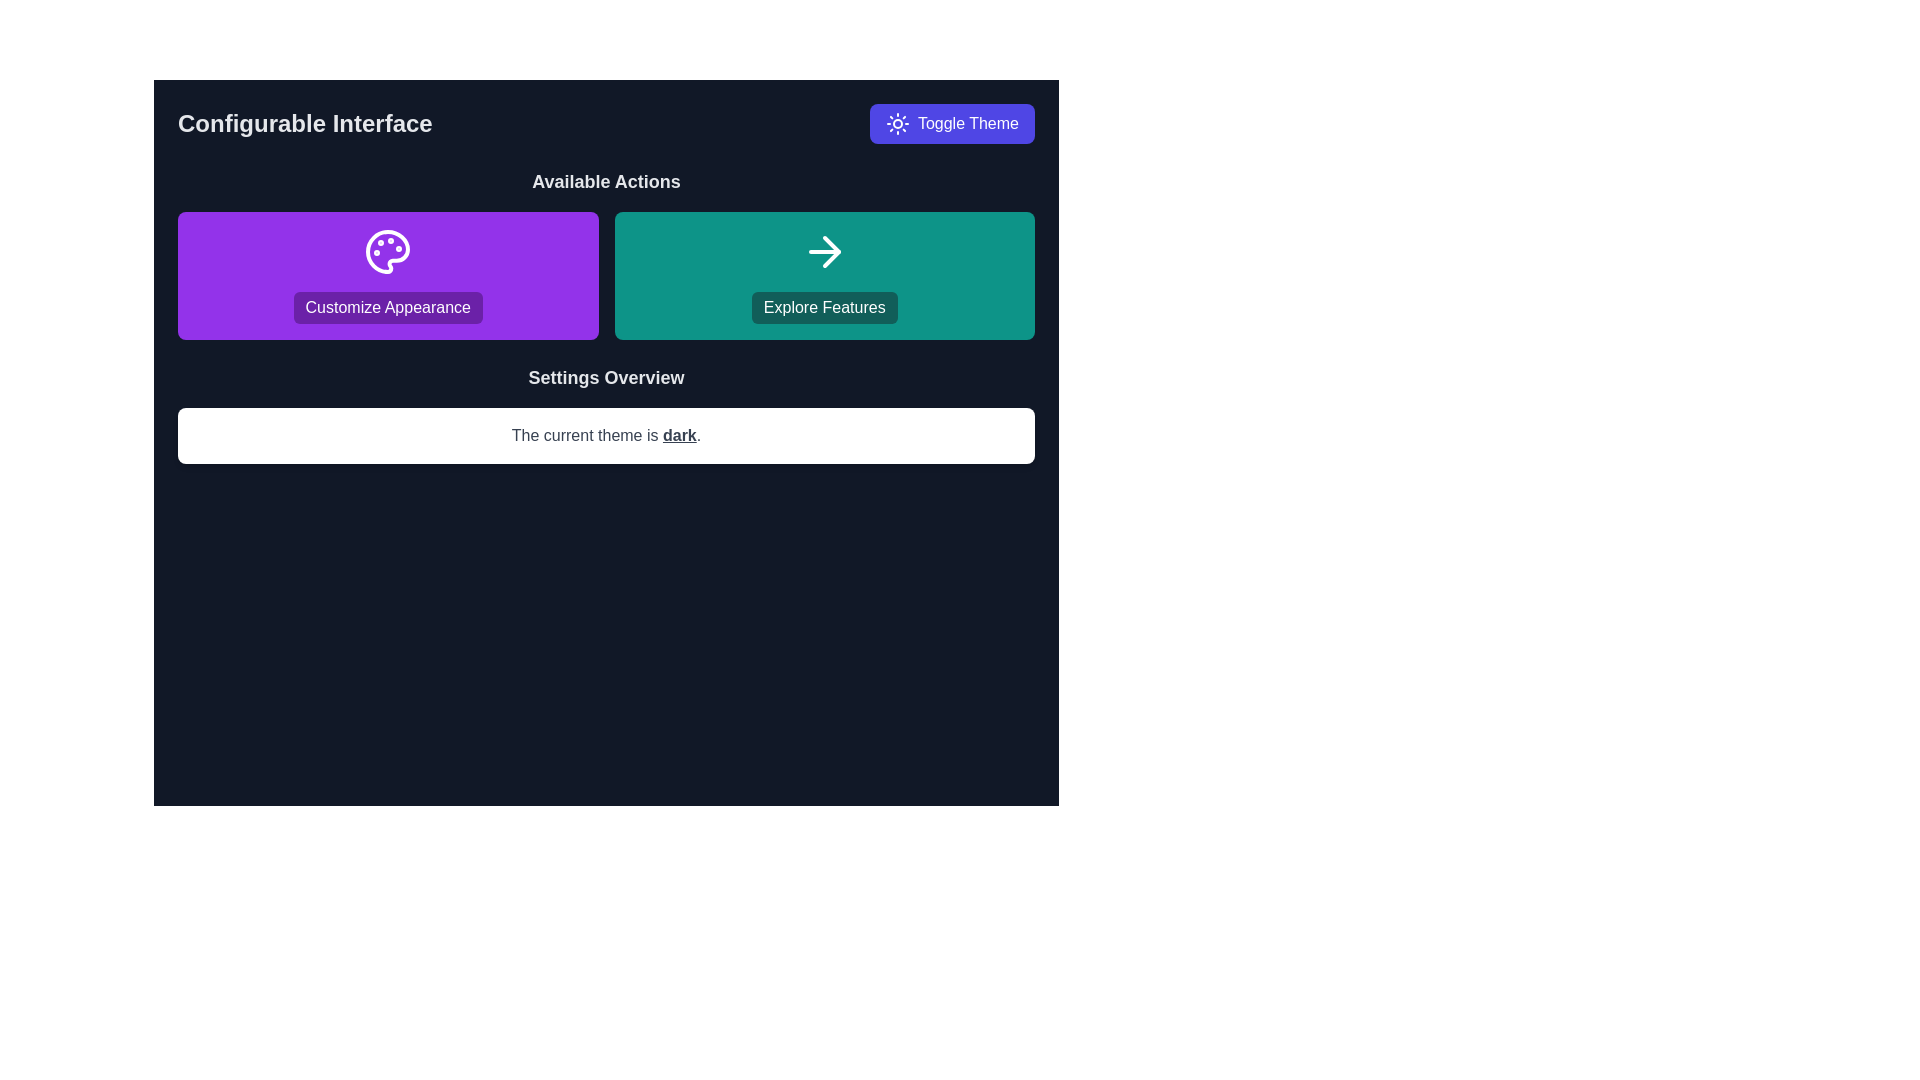 The height and width of the screenshot is (1080, 1920). Describe the element at coordinates (605, 181) in the screenshot. I see `text header labeled 'Available Actions', which is styled in bold and centrally aligned at the top of its section` at that location.